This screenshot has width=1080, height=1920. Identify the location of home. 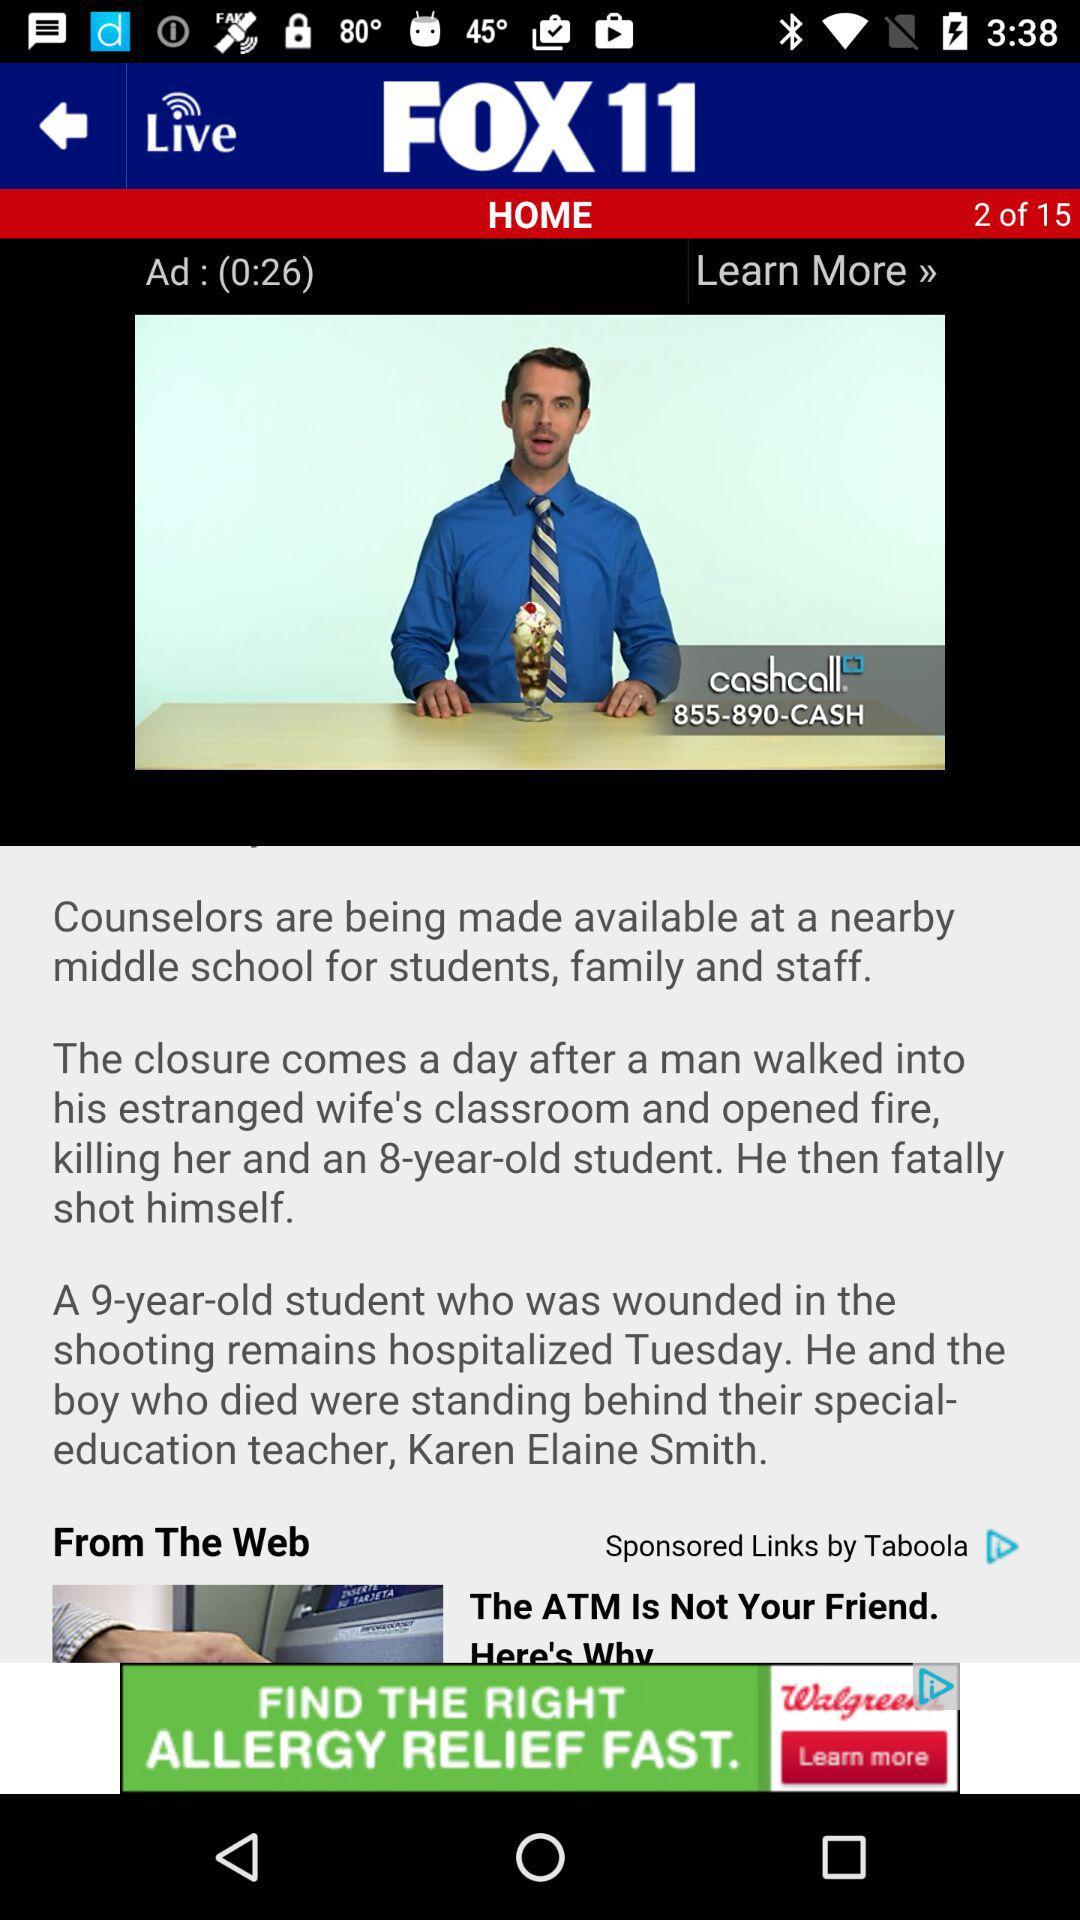
(540, 124).